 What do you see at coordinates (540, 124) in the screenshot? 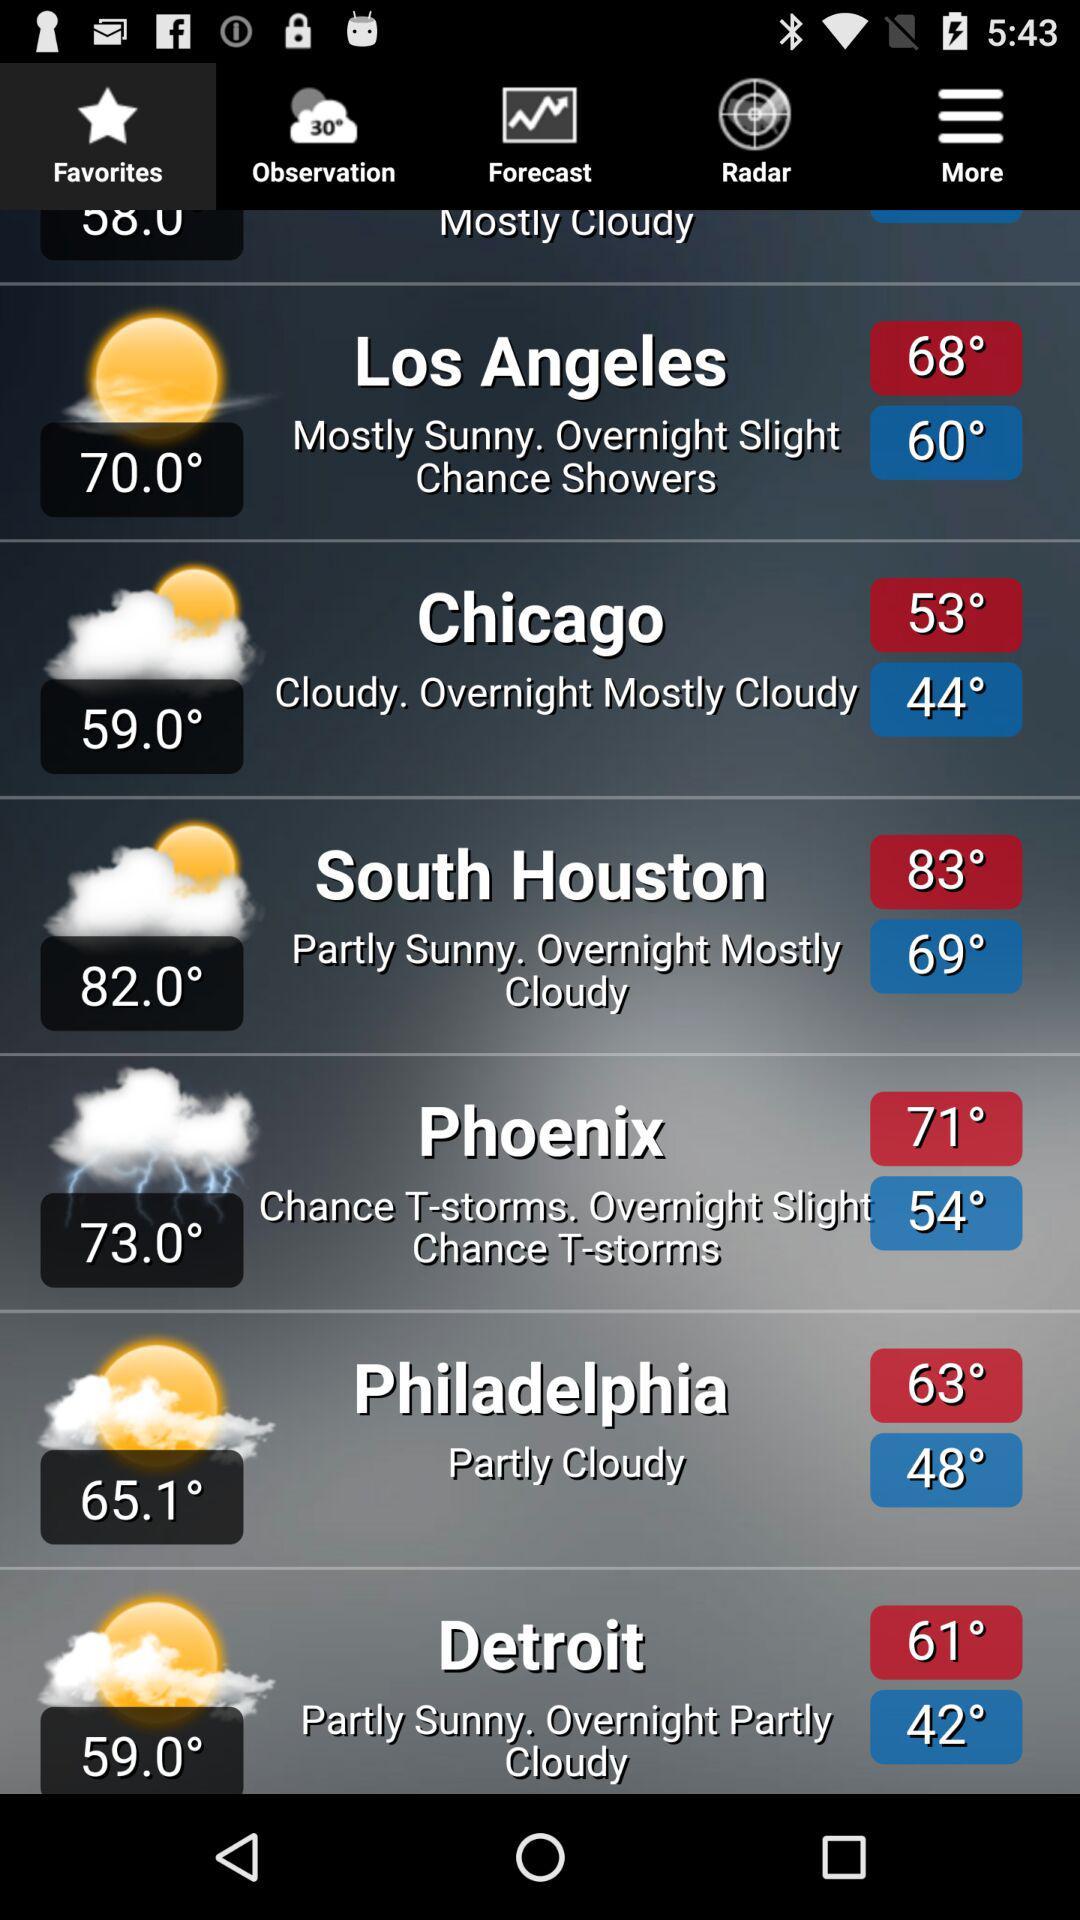
I see `item to the right of observation button` at bounding box center [540, 124].